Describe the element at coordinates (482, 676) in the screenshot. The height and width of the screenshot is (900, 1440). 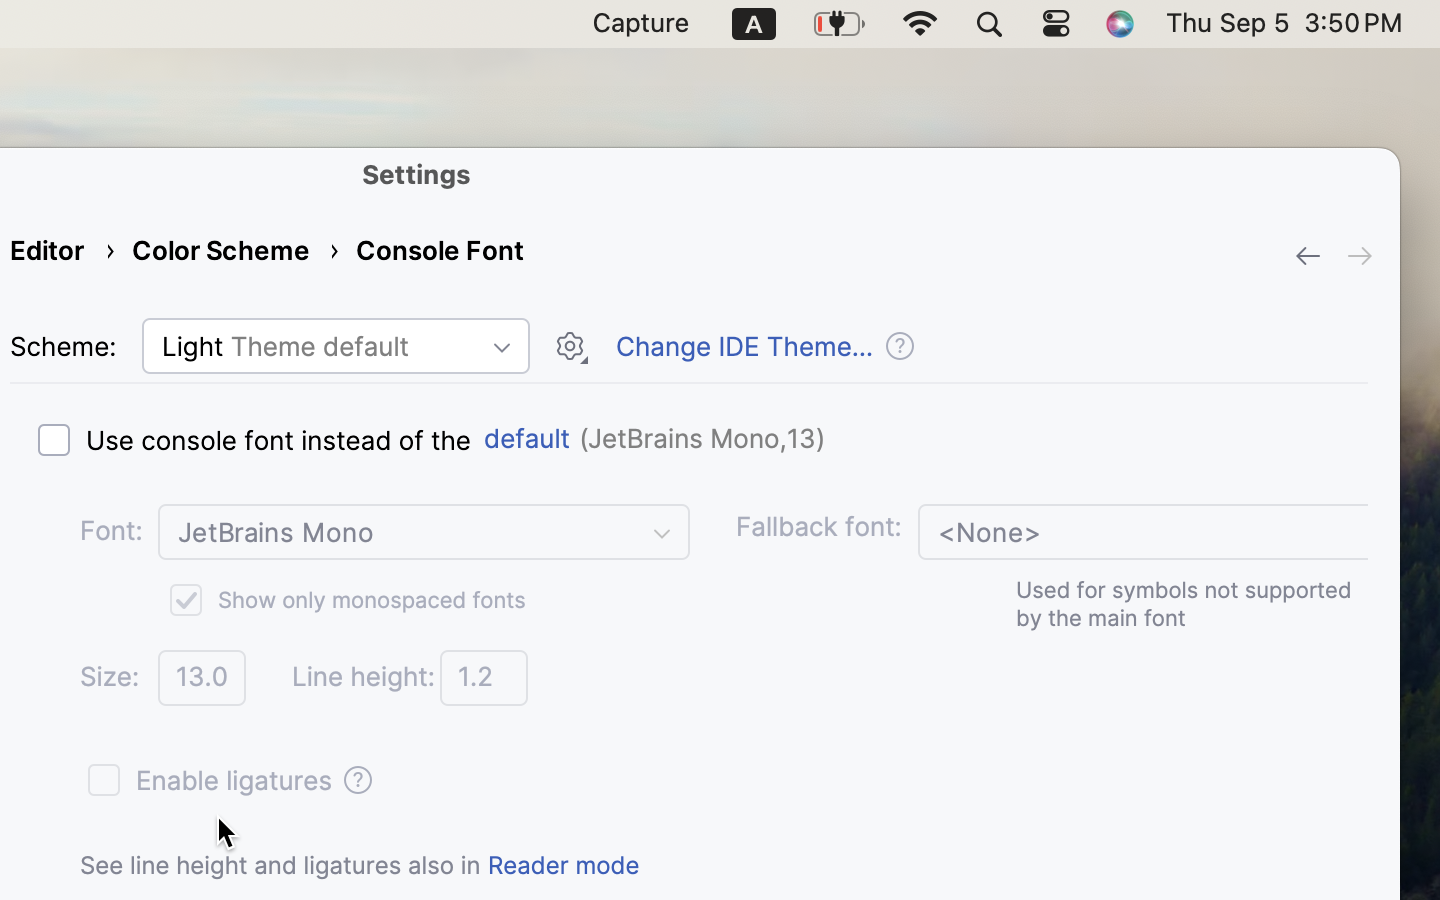
I see `'1.2'` at that location.